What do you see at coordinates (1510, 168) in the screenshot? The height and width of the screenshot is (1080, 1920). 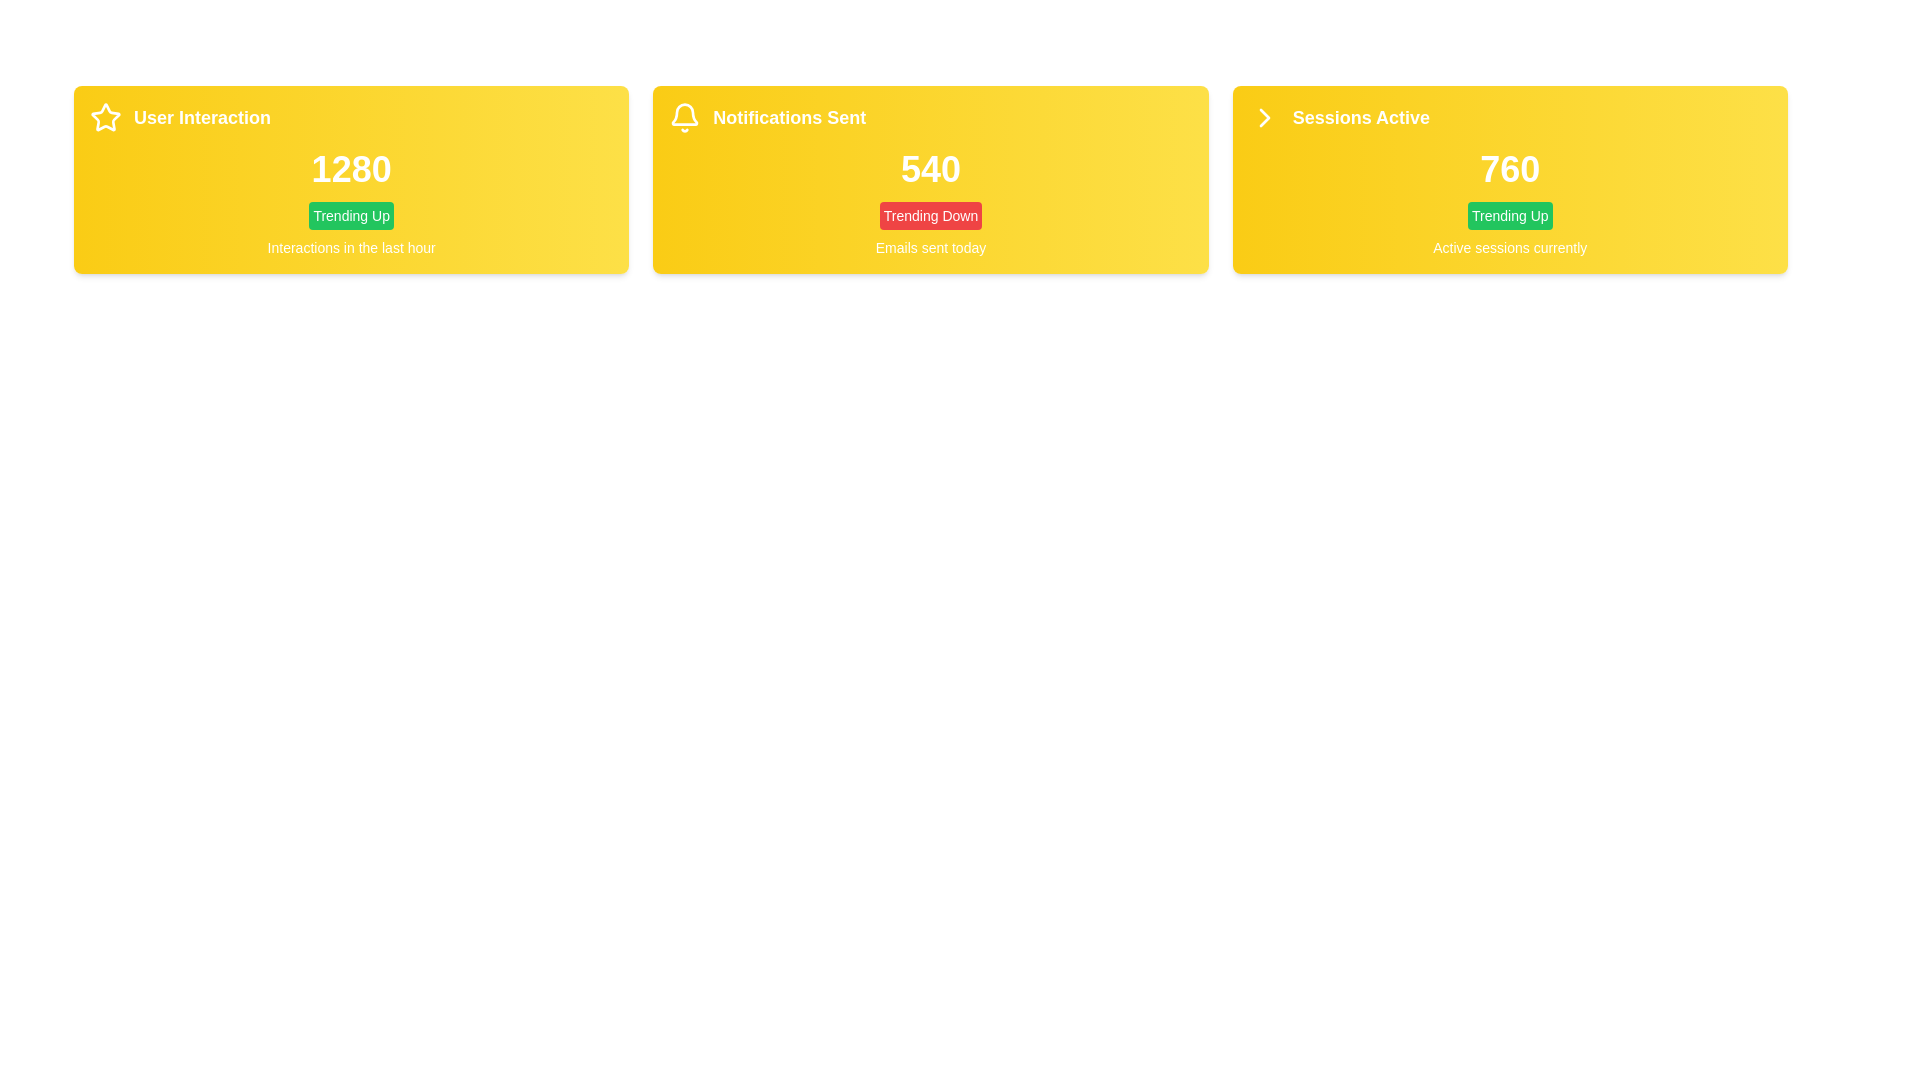 I see `displayed value '760' from the Text label located in the third yellow card labeled 'Sessions Active' on the dashboard` at bounding box center [1510, 168].